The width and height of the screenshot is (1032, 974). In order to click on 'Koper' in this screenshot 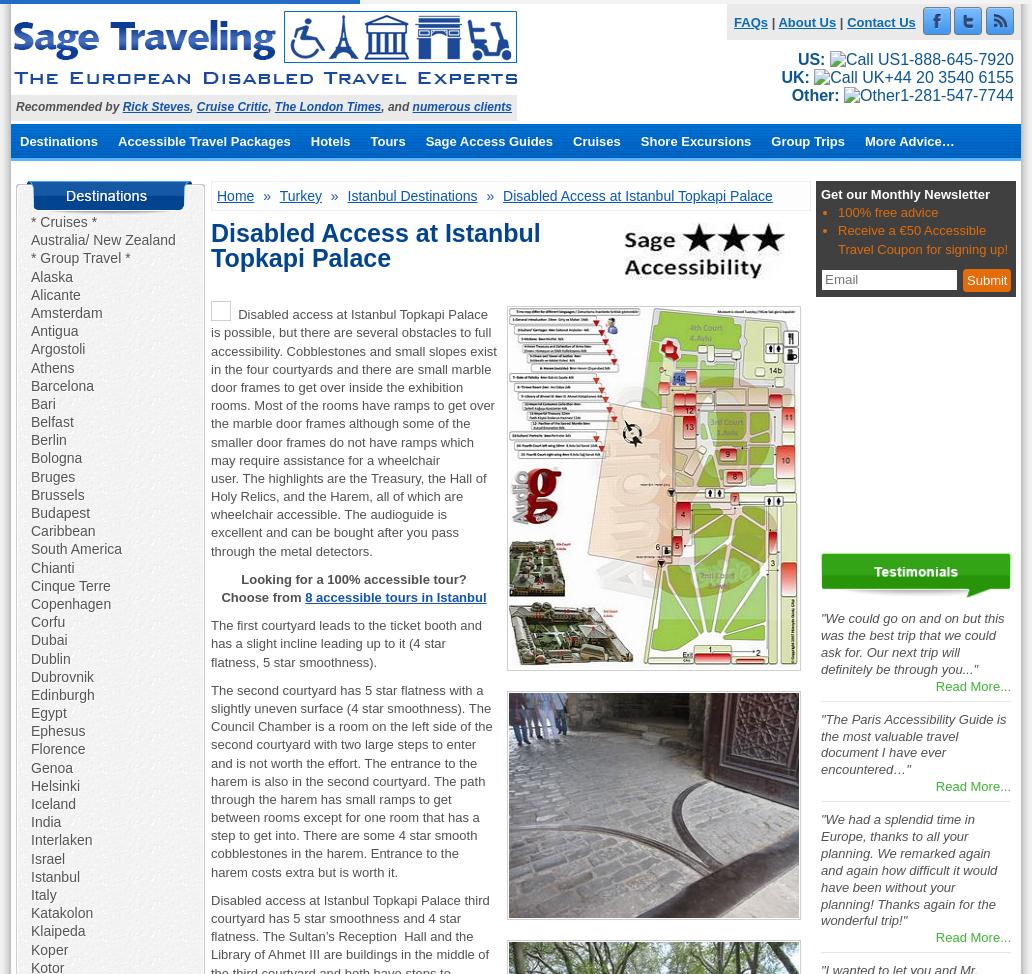, I will do `click(30, 947)`.